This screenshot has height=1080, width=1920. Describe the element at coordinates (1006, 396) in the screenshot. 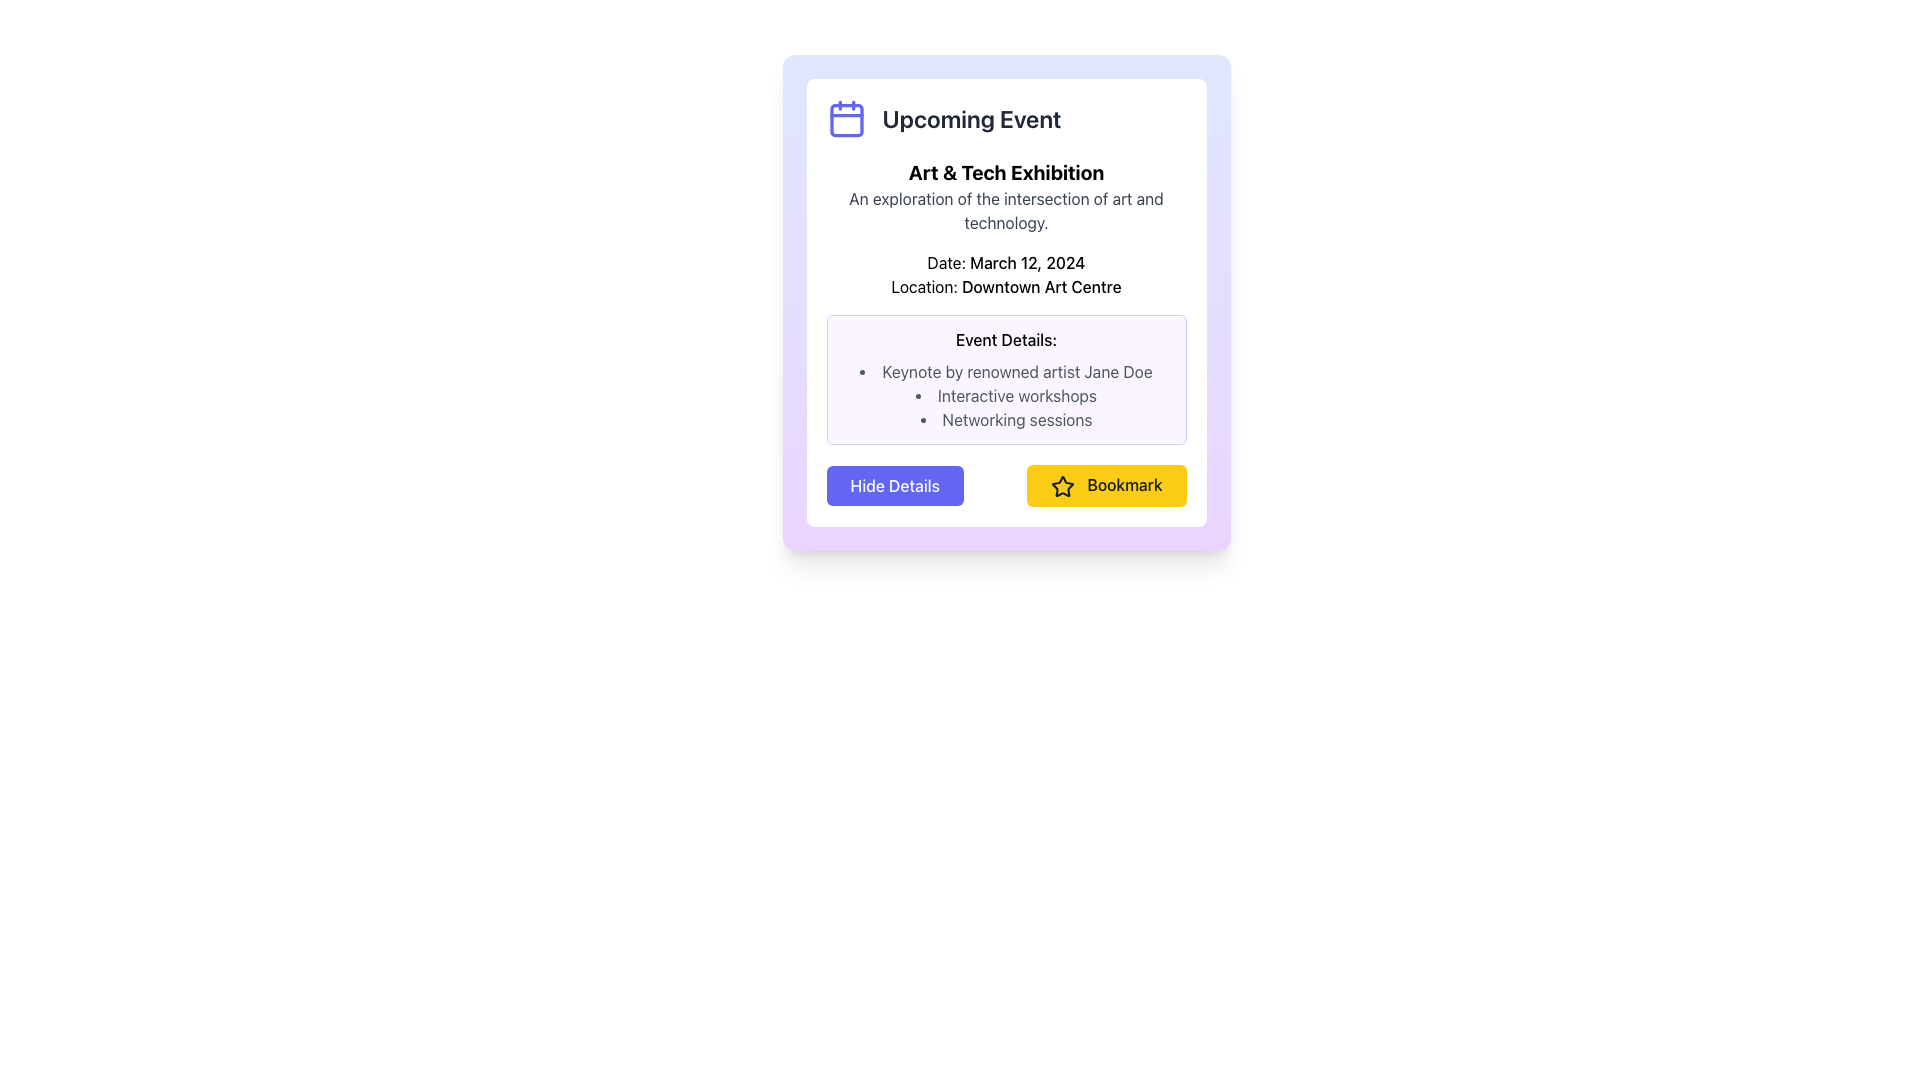

I see `the text list component that displays additional details about an event, located below the 'Event Details:' title within a rounded box in the card-like layout` at that location.